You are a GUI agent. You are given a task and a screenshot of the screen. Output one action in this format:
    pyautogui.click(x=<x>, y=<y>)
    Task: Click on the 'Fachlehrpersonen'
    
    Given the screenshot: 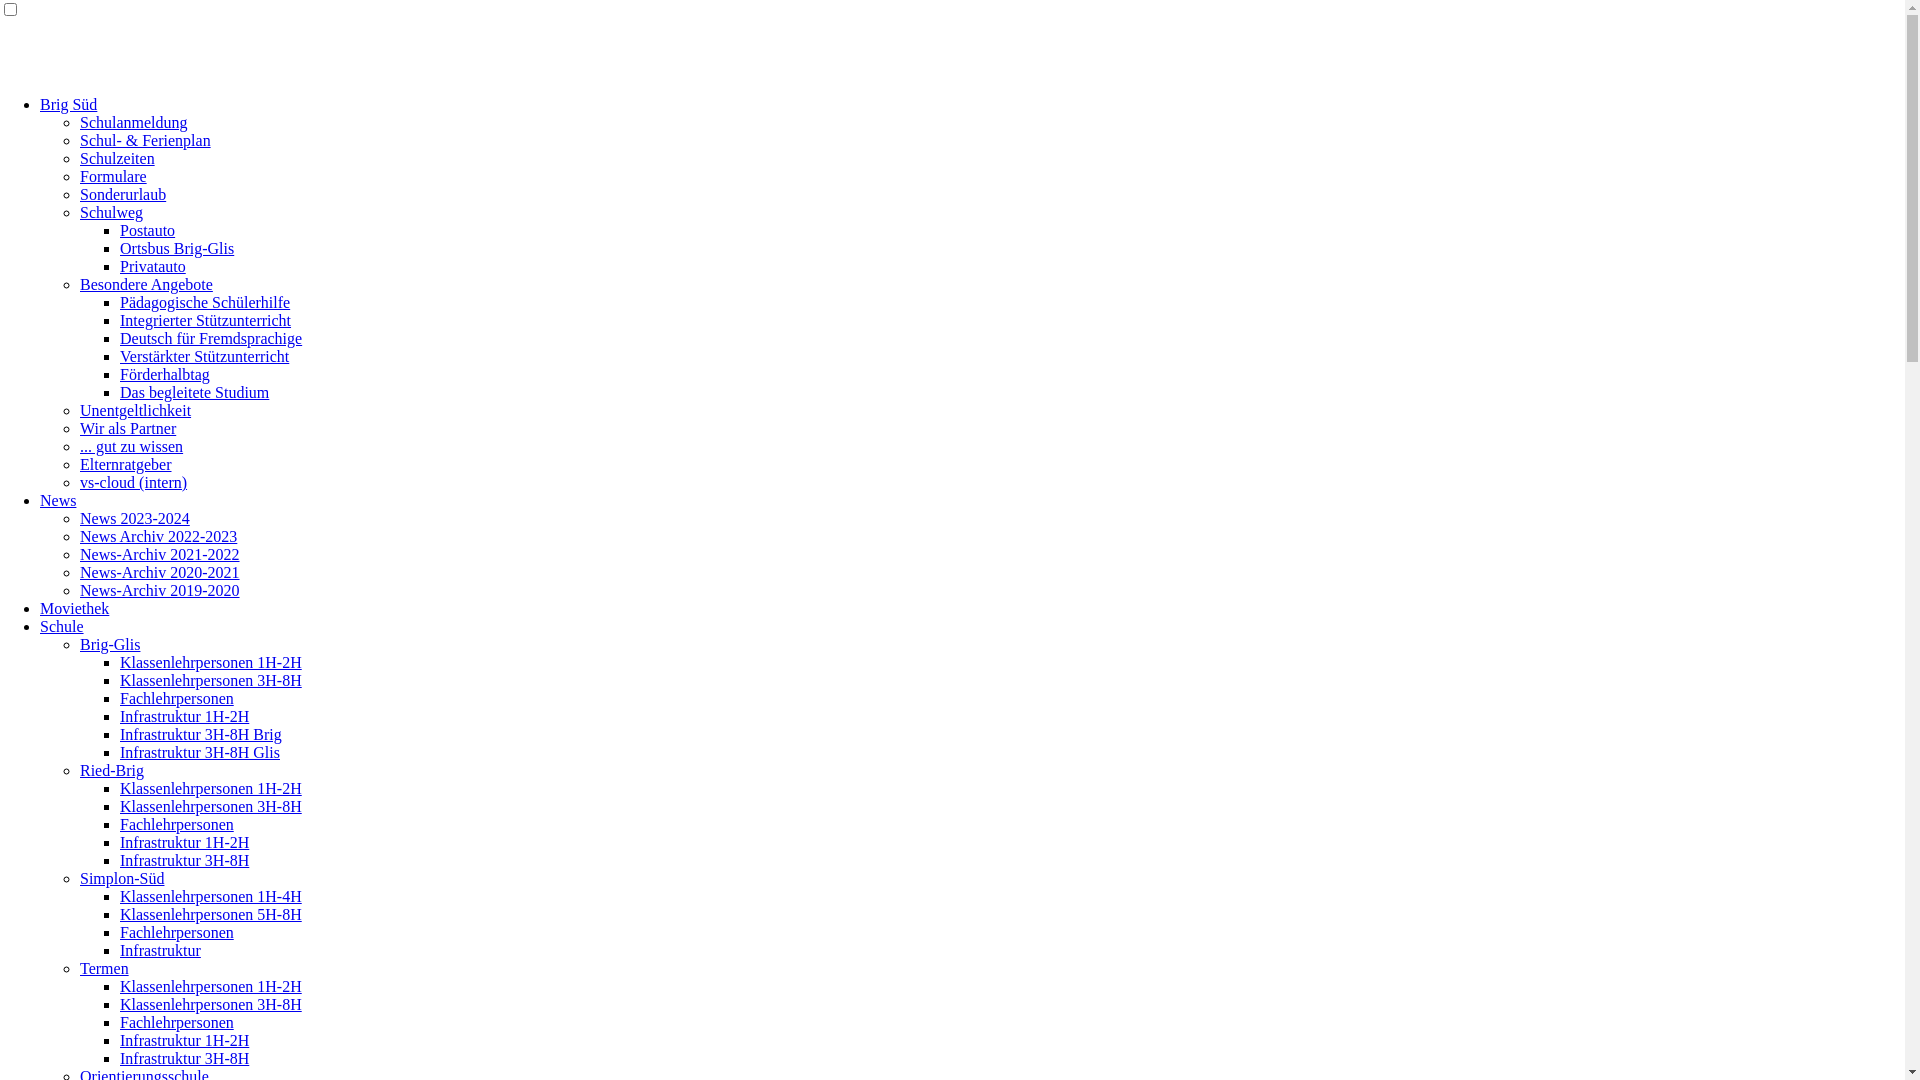 What is the action you would take?
    pyautogui.click(x=119, y=1022)
    